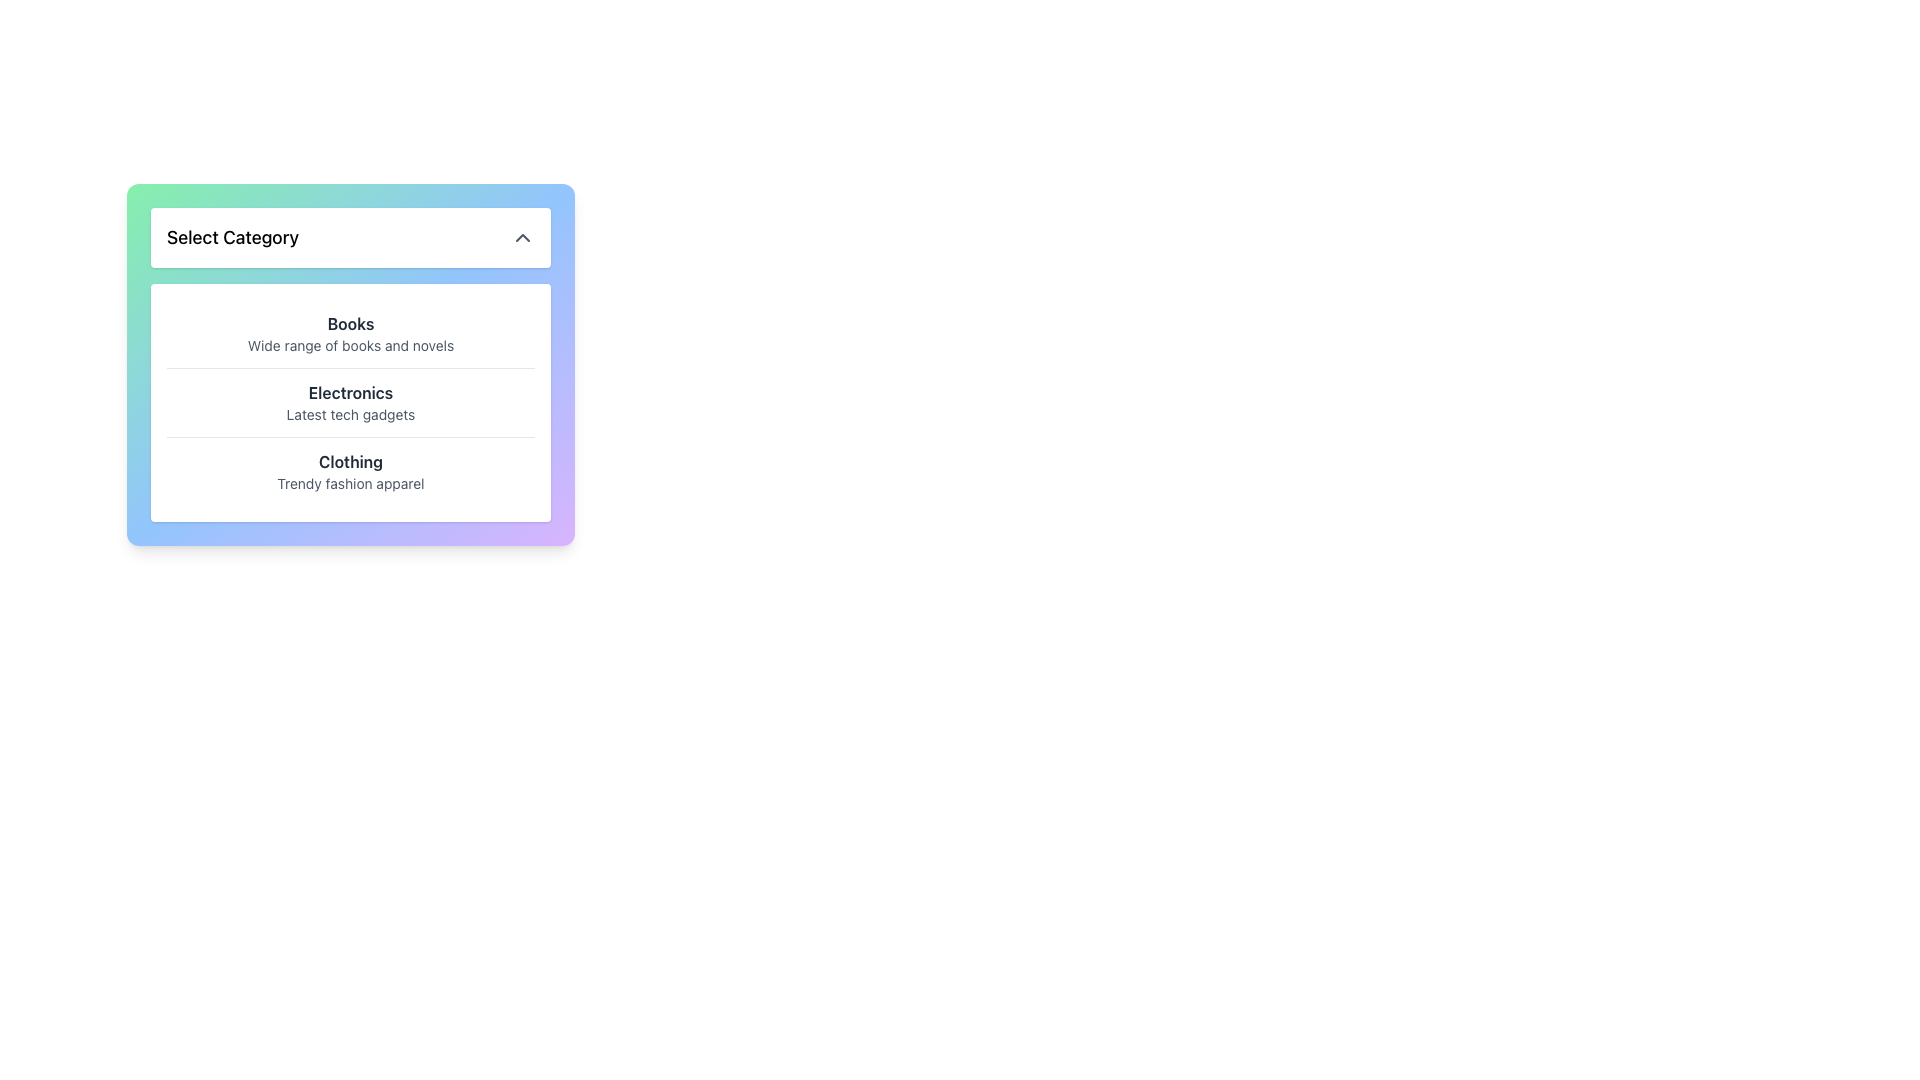  I want to click on the 'Electronics' category list item, which displays 'Electronics' in bold and 'Latest tech gadgets' in a lighter font, so click(350, 402).